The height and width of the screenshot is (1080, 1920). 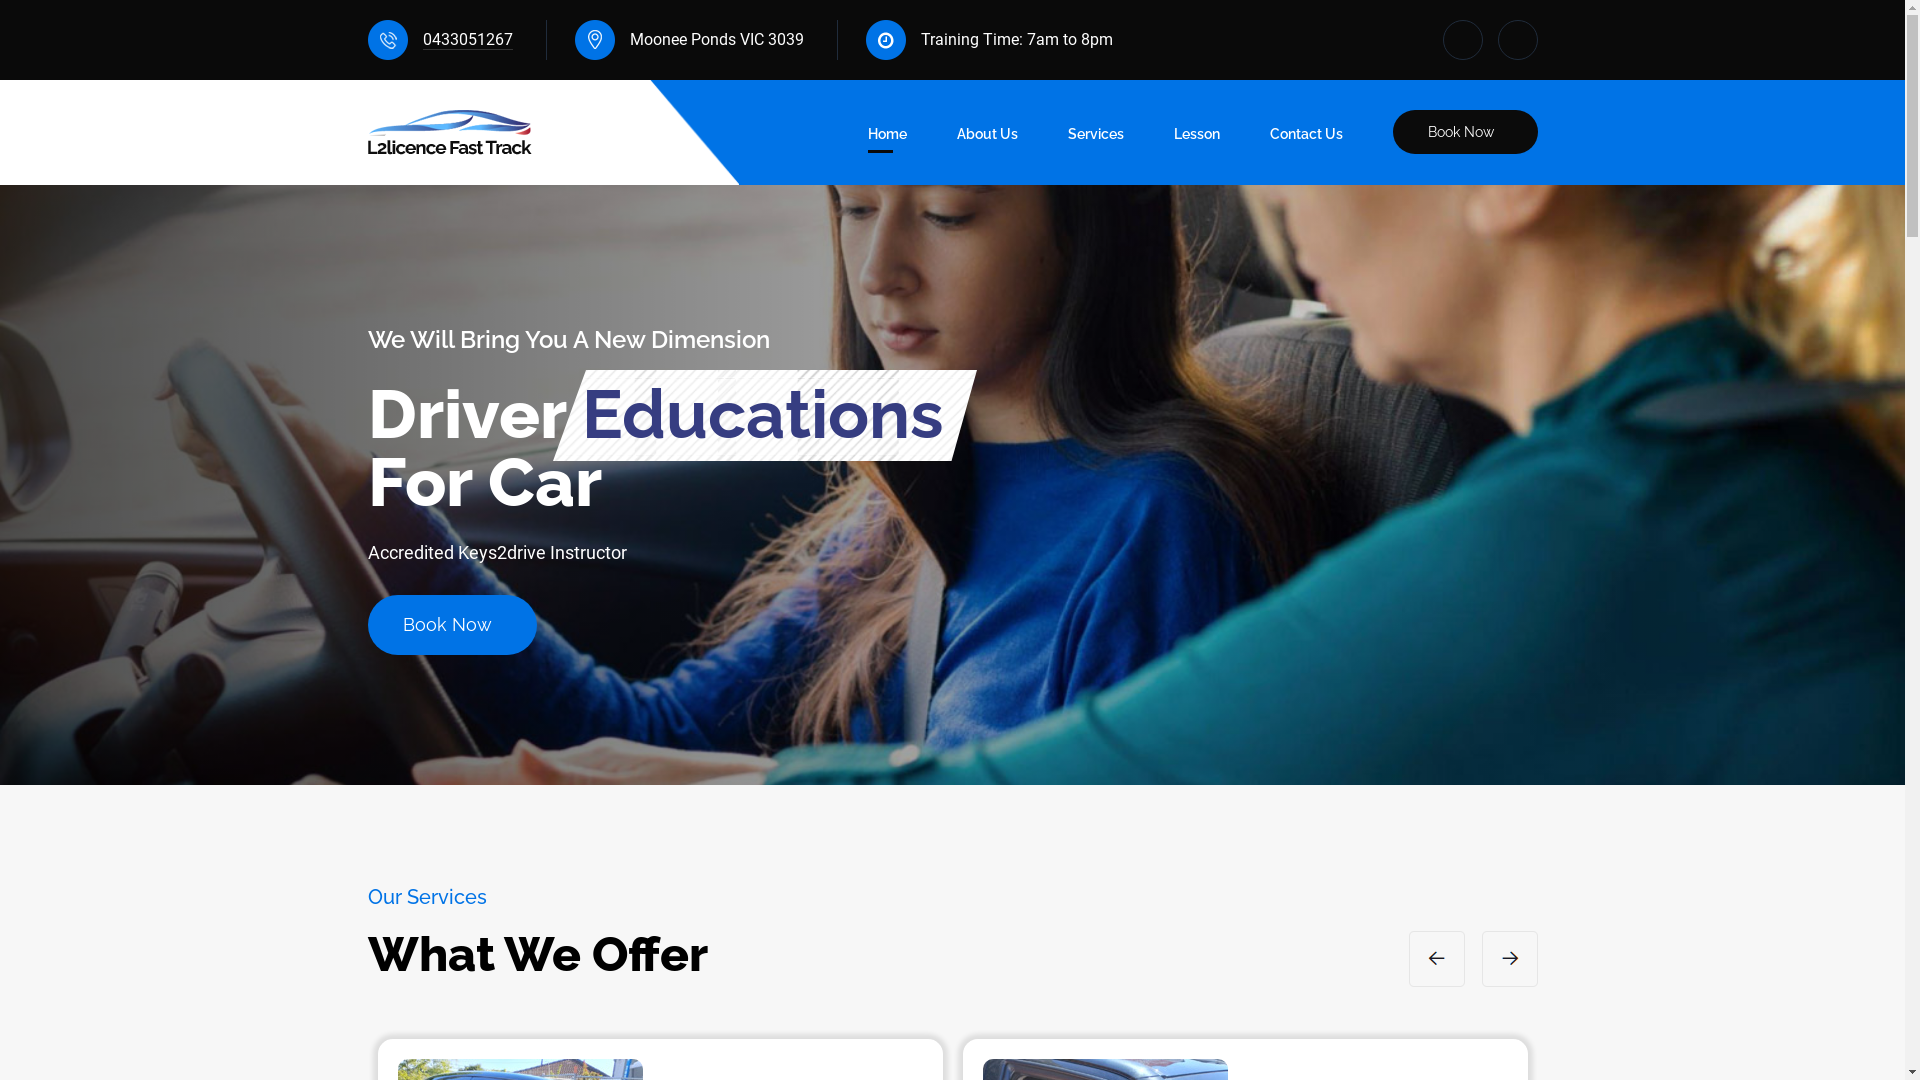 What do you see at coordinates (1196, 137) in the screenshot?
I see `'Lesson'` at bounding box center [1196, 137].